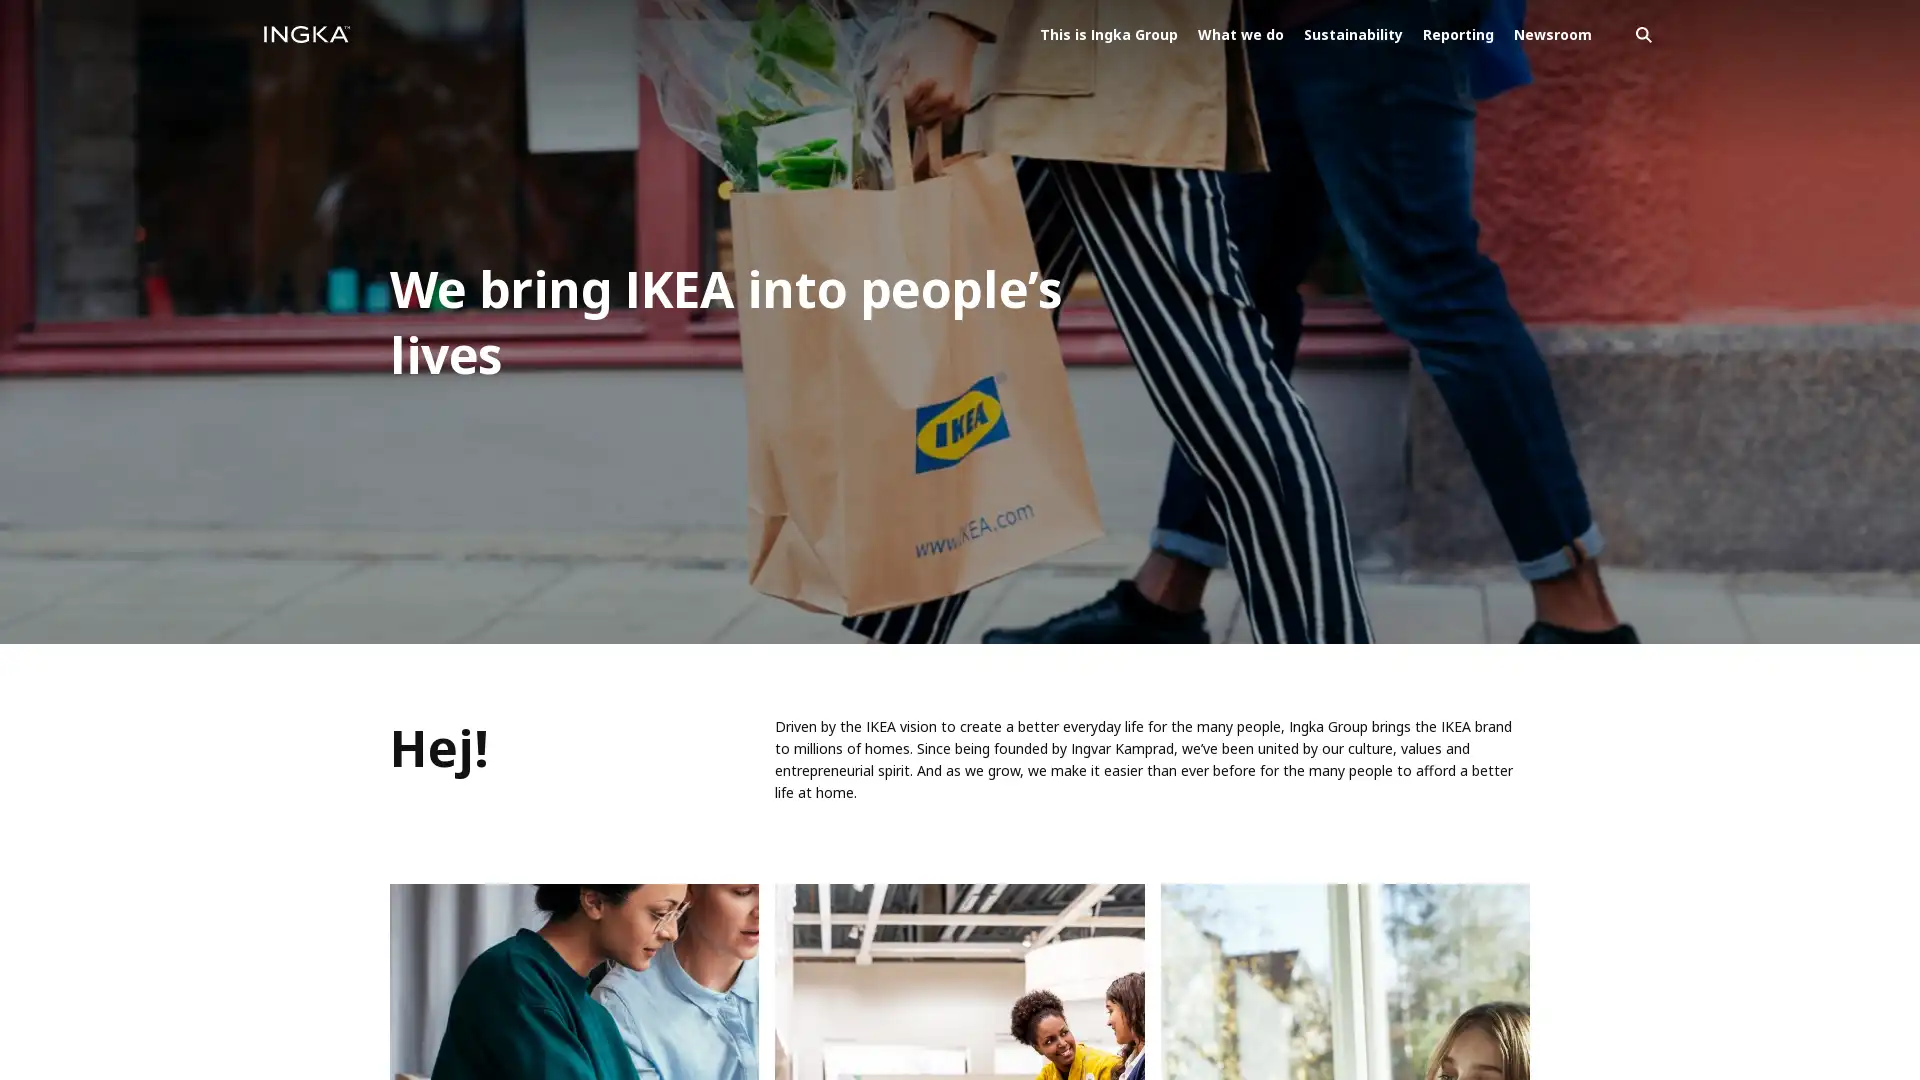  What do you see at coordinates (306, 1002) in the screenshot?
I see `Cookies Settings` at bounding box center [306, 1002].